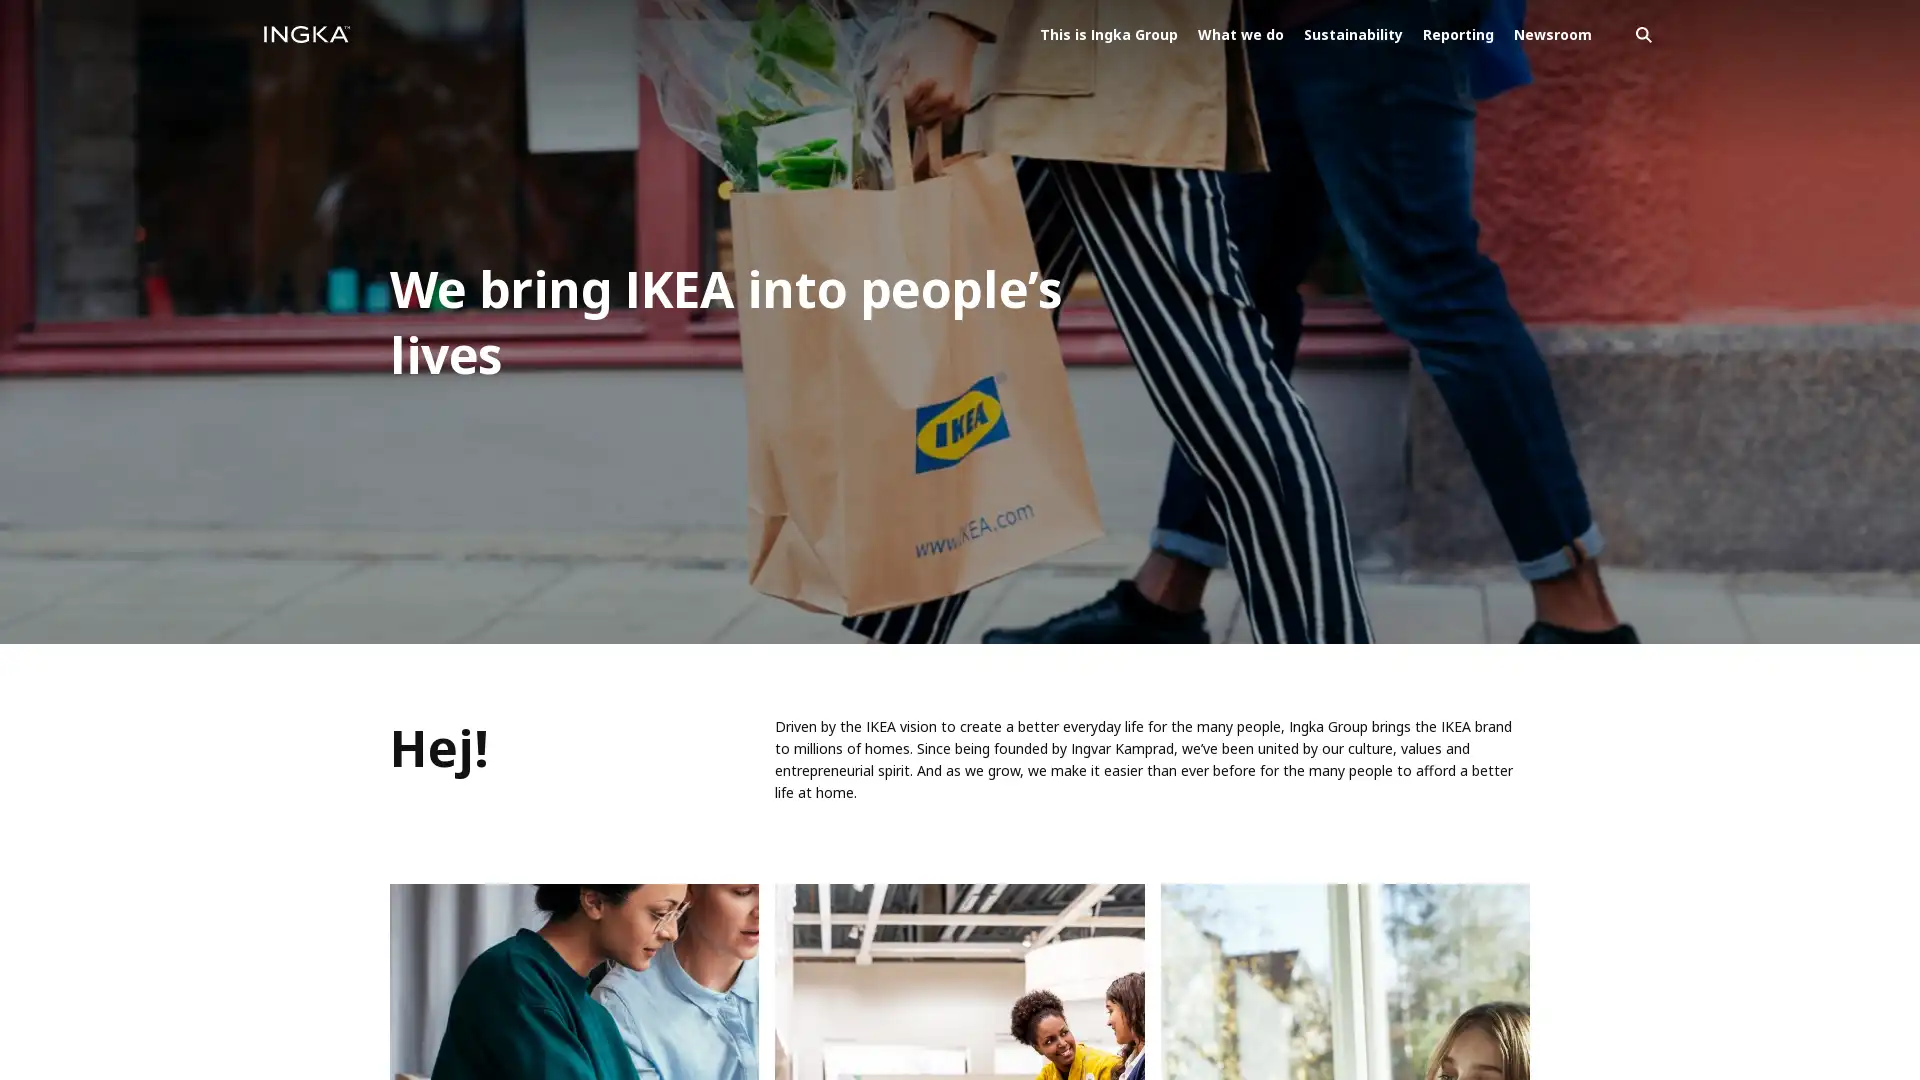  What do you see at coordinates (306, 1002) in the screenshot?
I see `Cookies Settings` at bounding box center [306, 1002].